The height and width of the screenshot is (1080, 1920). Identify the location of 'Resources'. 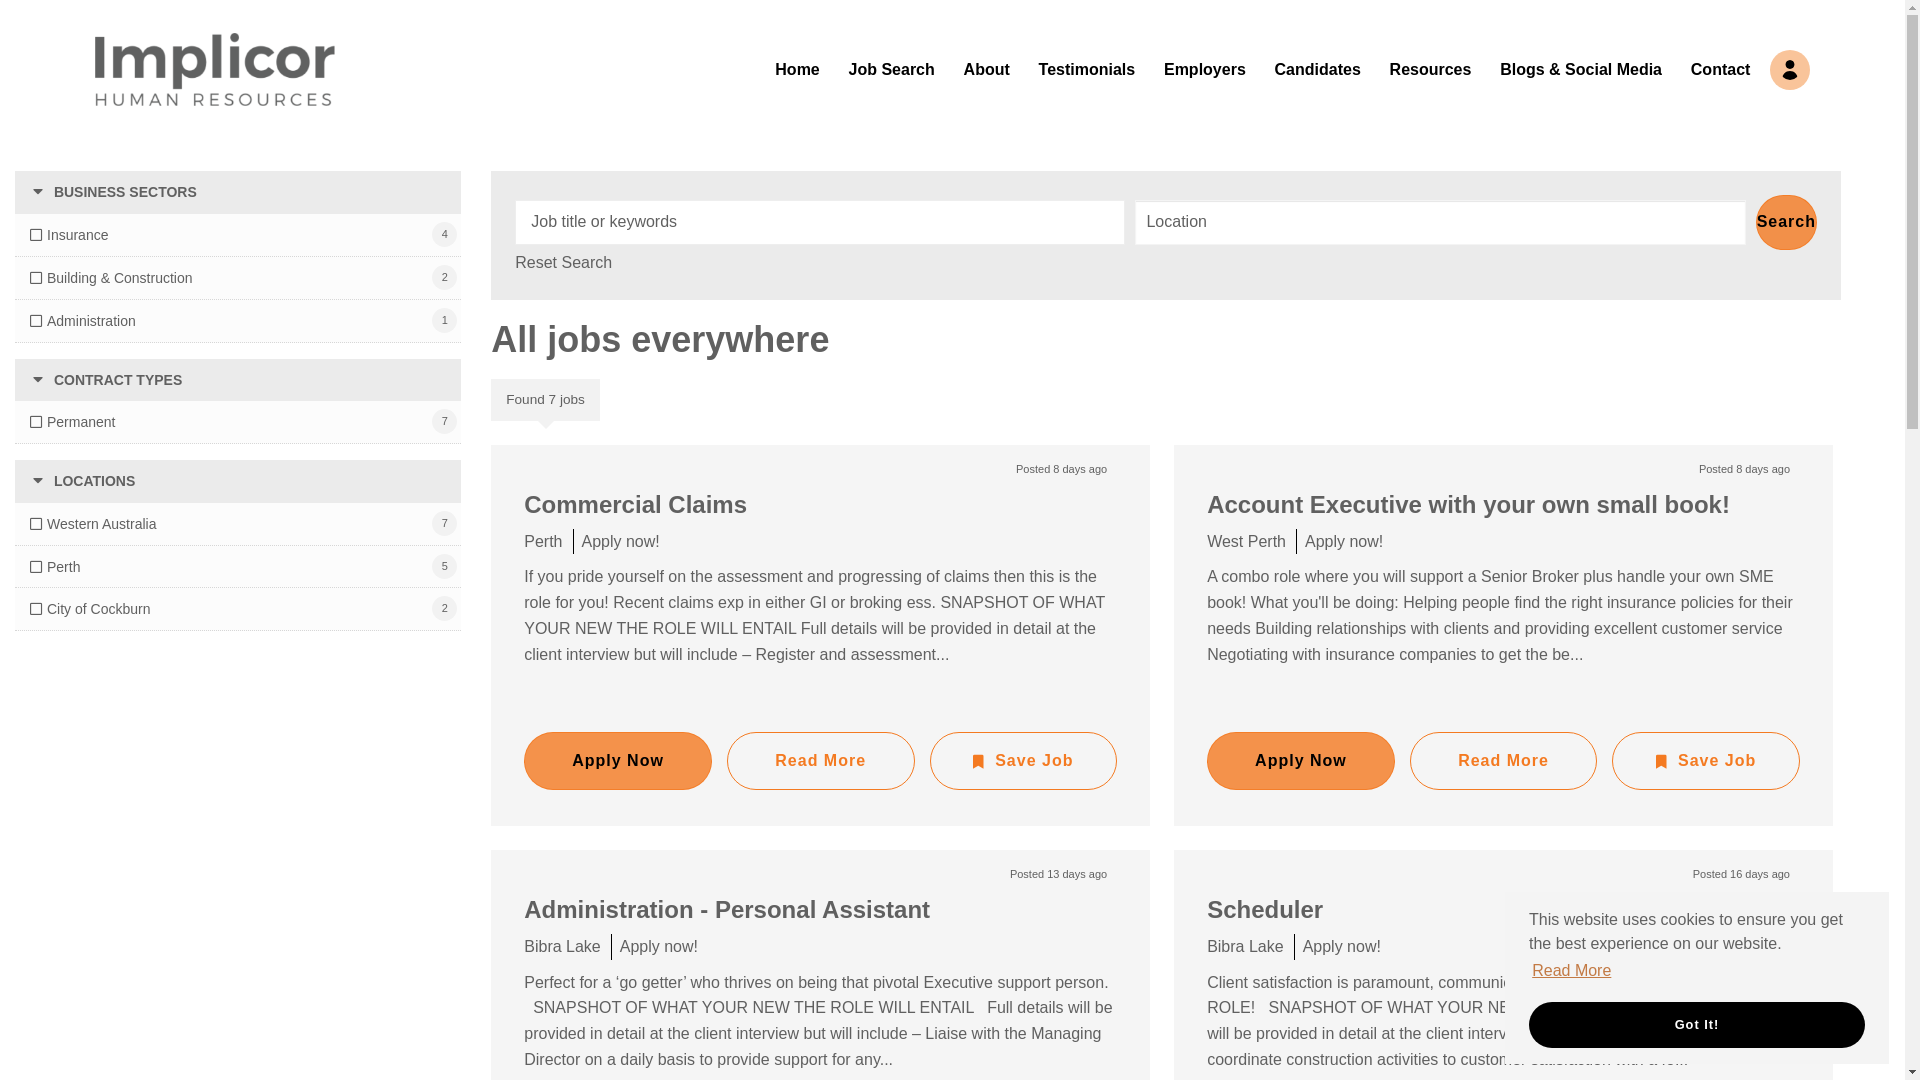
(1429, 68).